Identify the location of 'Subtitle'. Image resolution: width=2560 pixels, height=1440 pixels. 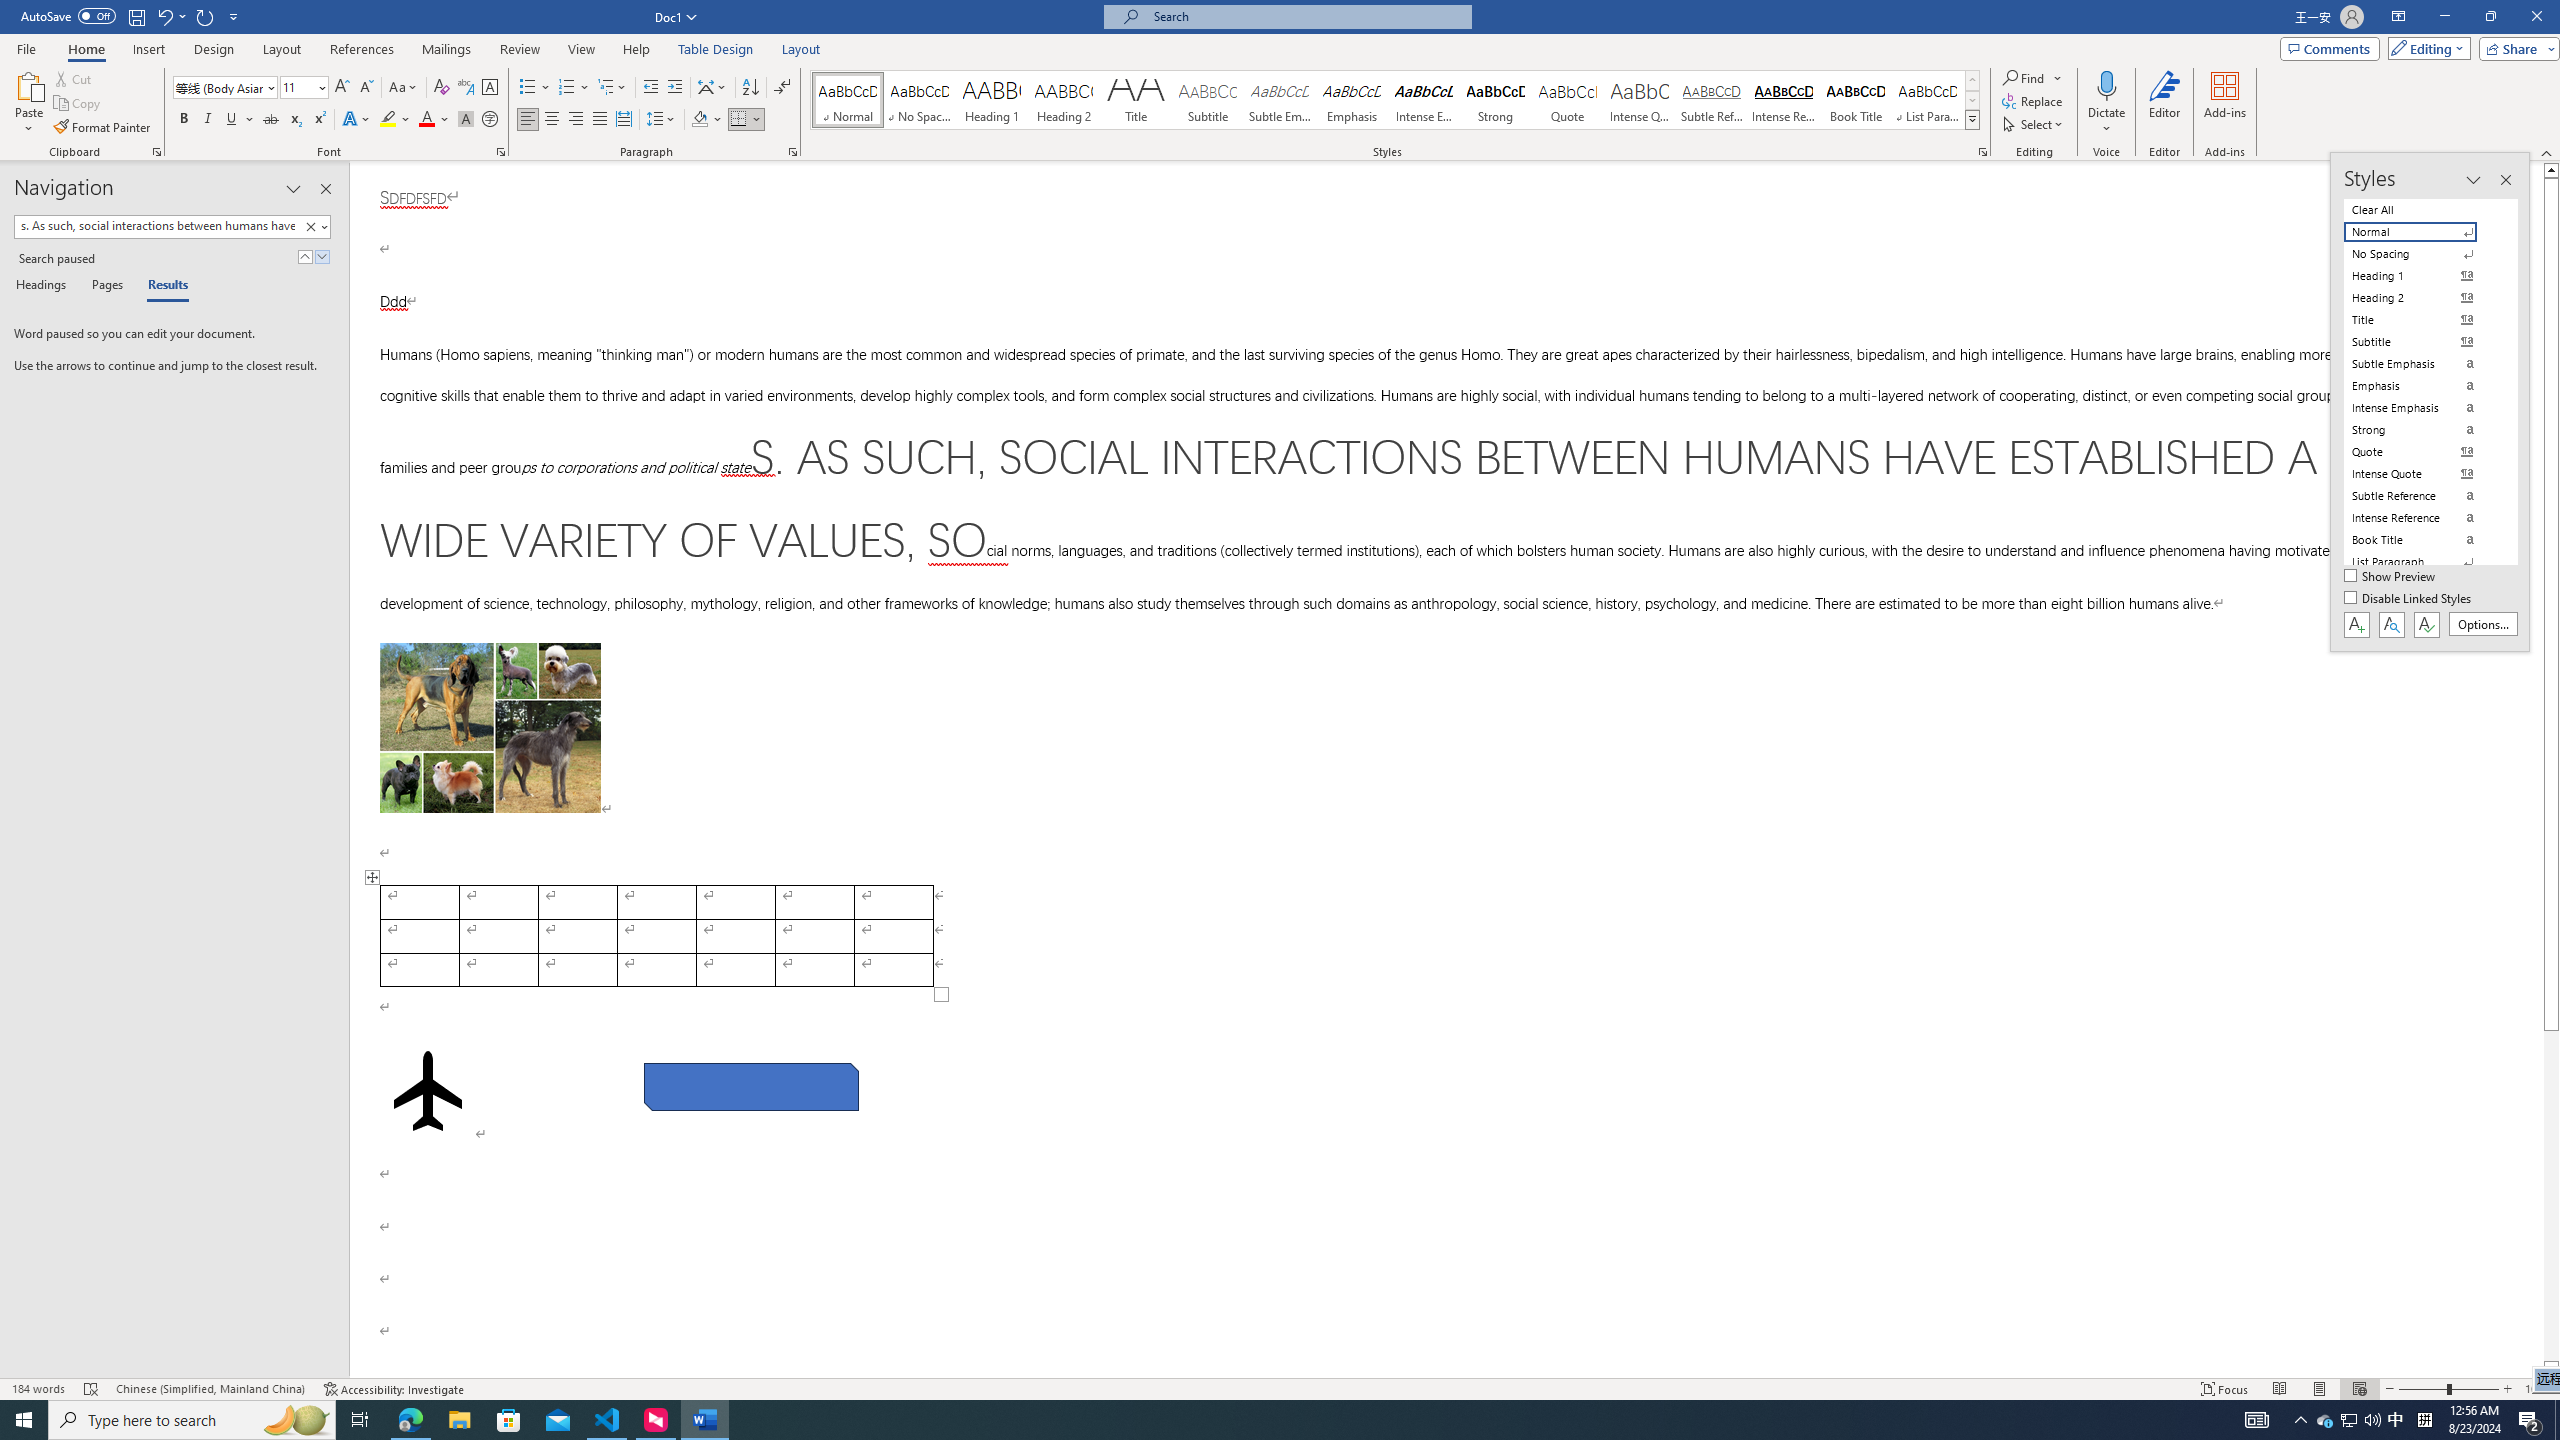
(1207, 99).